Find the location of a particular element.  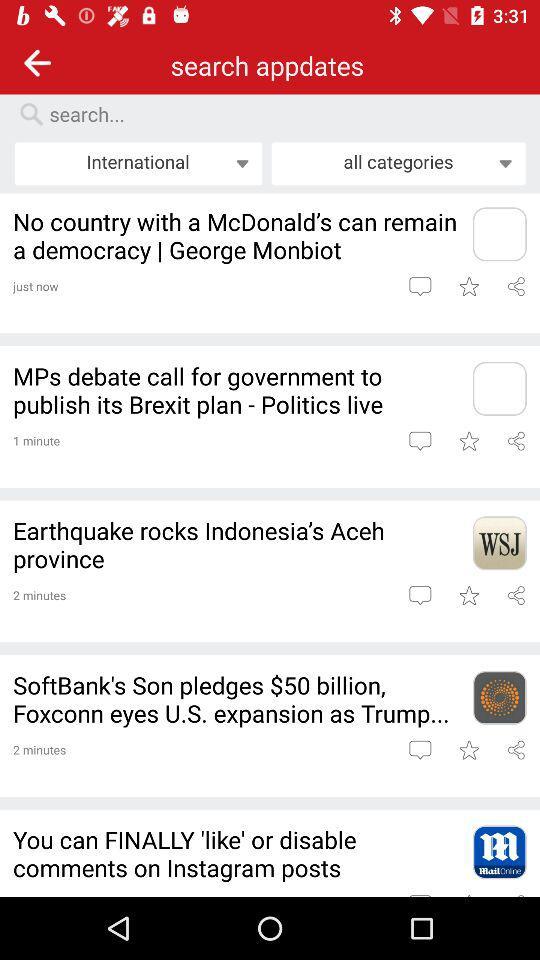

comment on post is located at coordinates (419, 441).